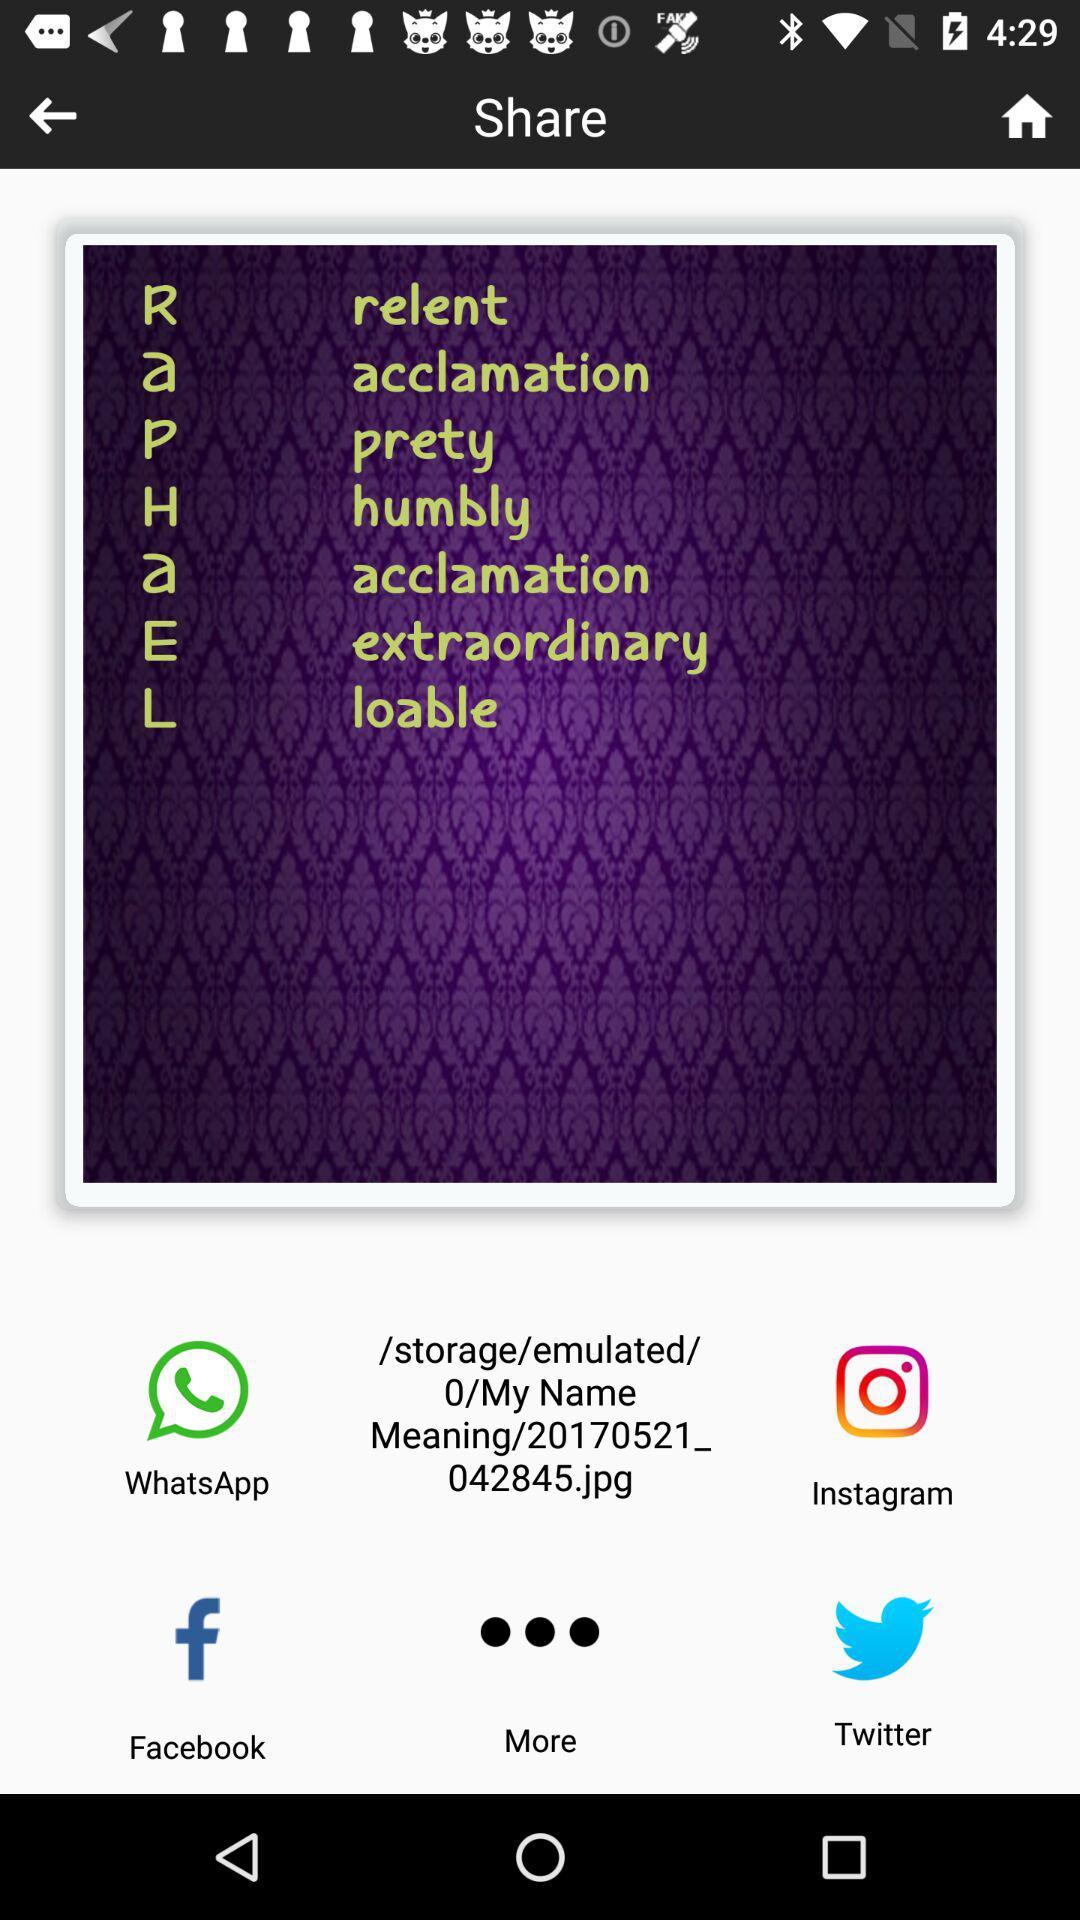 Image resolution: width=1080 pixels, height=1920 pixels. What do you see at coordinates (881, 1390) in the screenshot?
I see `share to instagram` at bounding box center [881, 1390].